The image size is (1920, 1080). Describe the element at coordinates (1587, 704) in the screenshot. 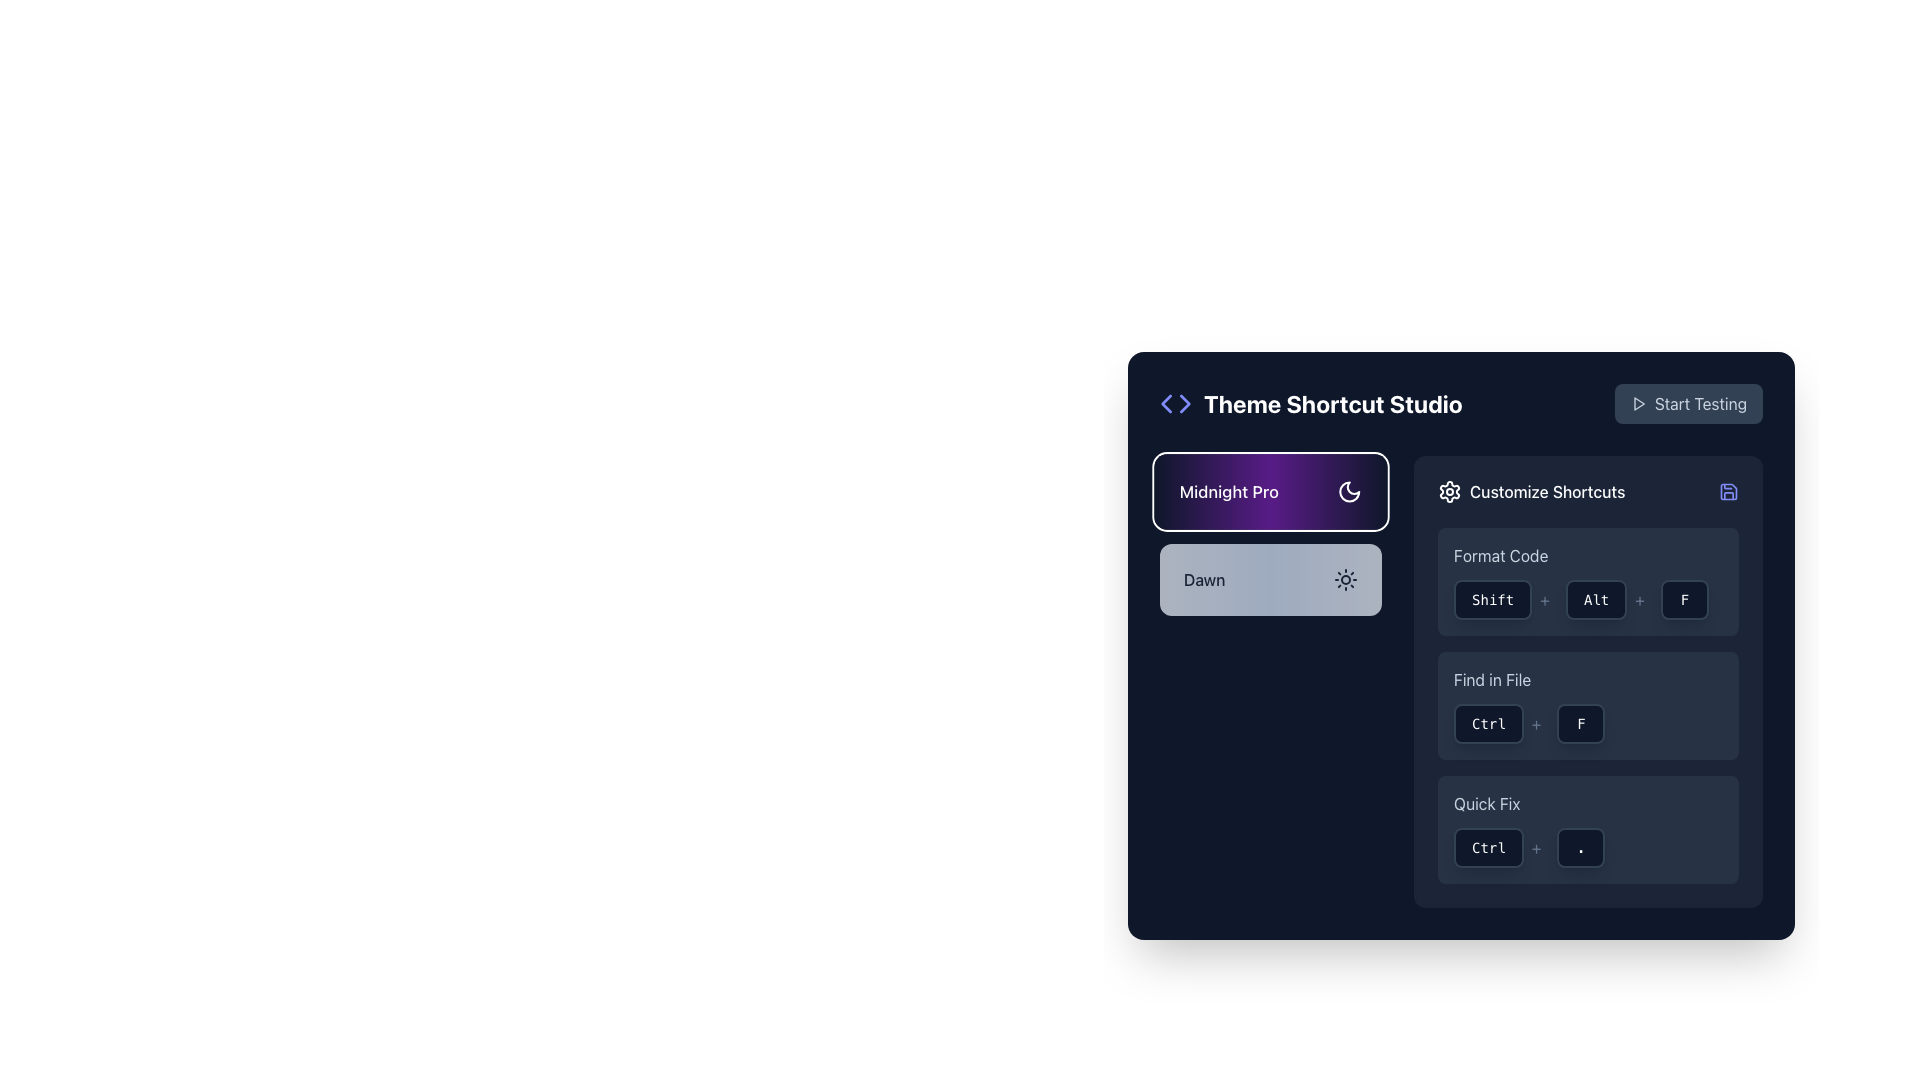

I see `button styled as a rectangular keycap with a dark background and white text 'F', which is the second button in the second row titled 'Find in File' under the 'Customize Shortcuts' section` at that location.